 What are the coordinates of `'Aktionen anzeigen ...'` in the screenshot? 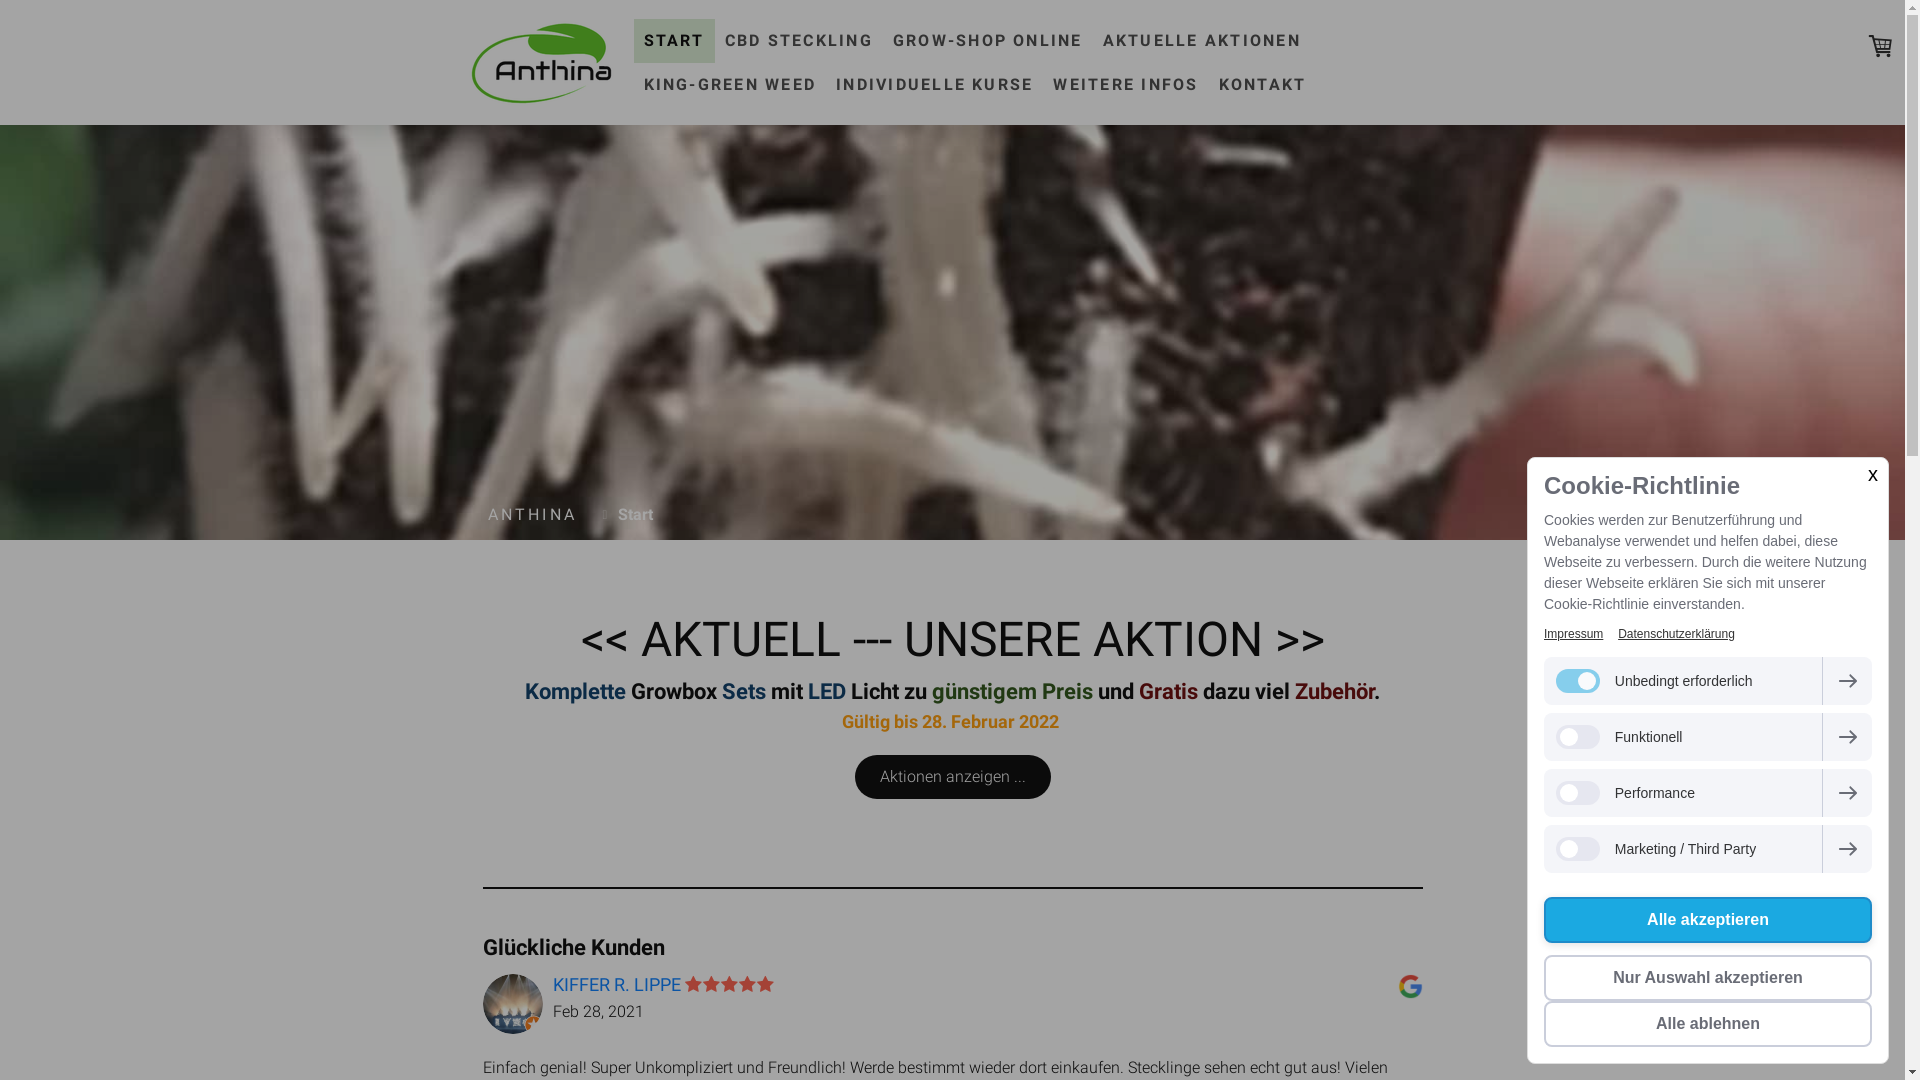 It's located at (854, 775).